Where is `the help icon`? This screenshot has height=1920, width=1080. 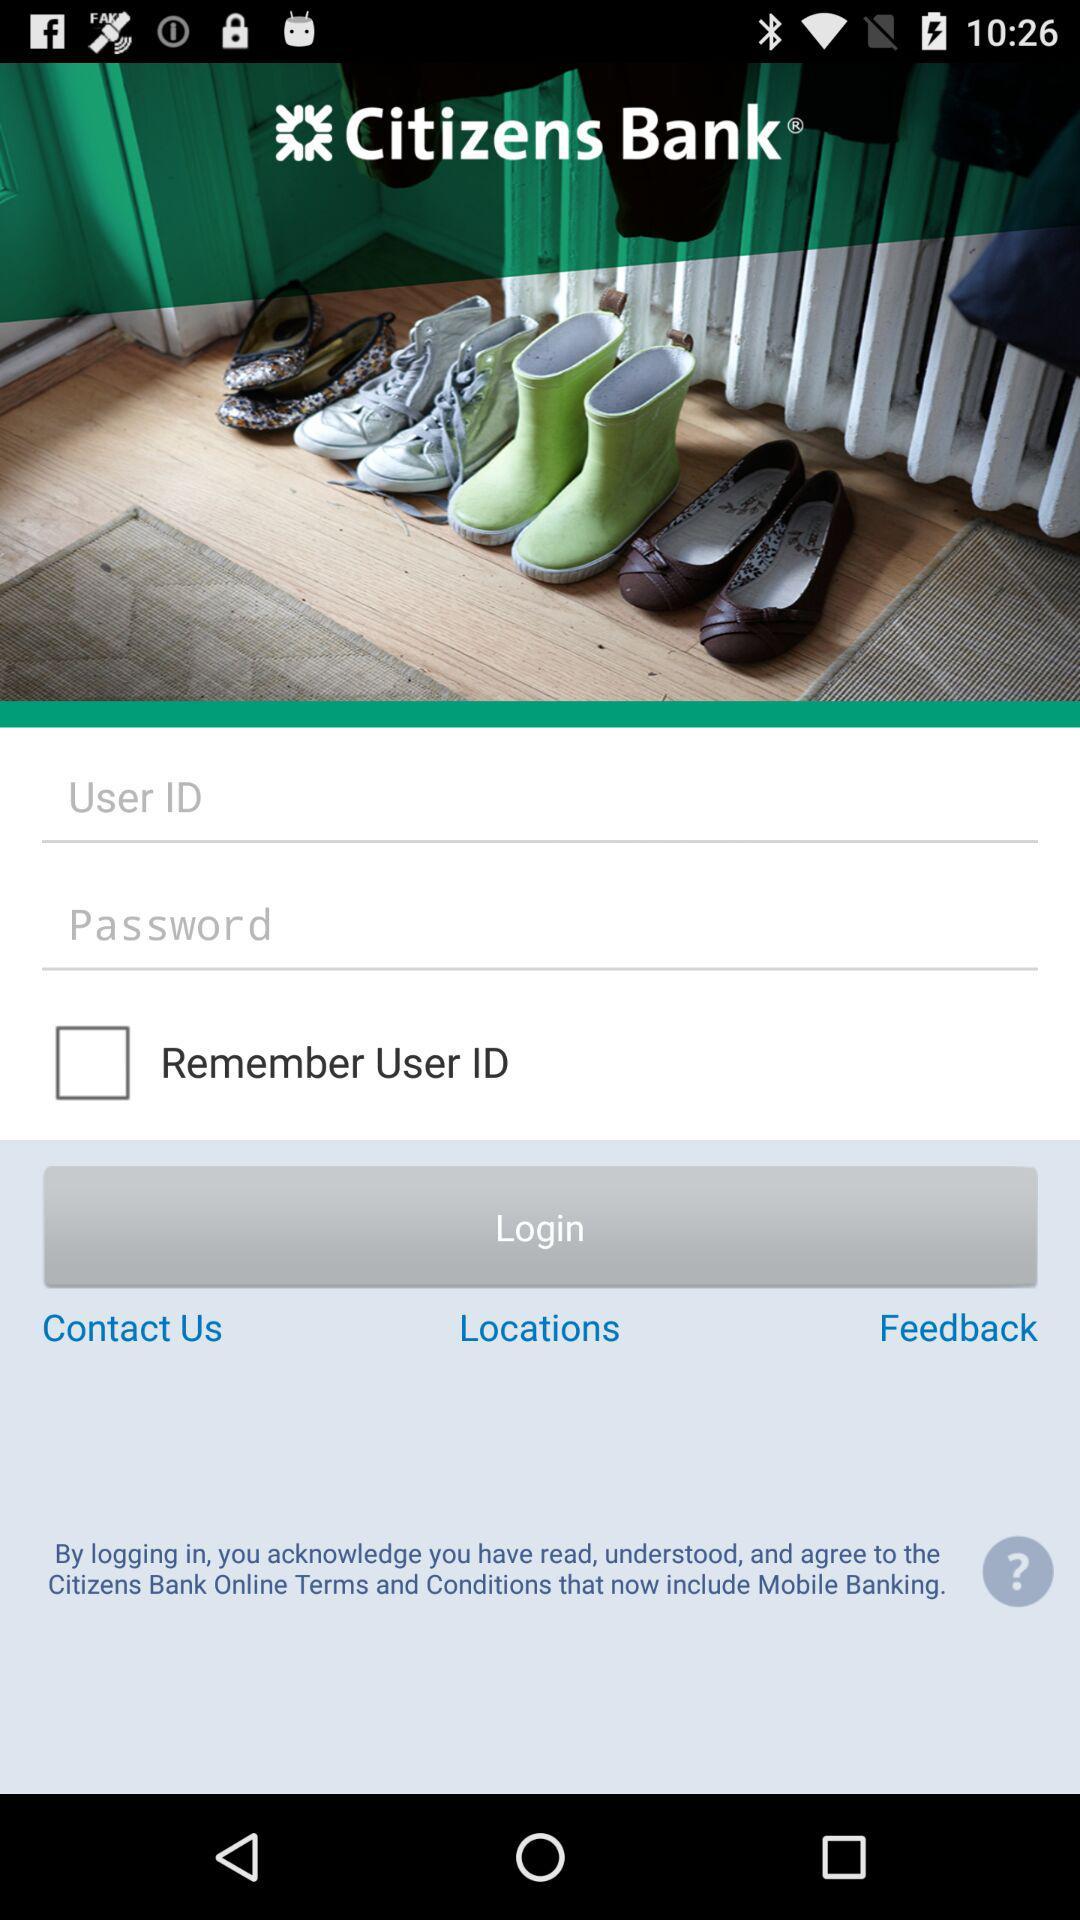 the help icon is located at coordinates (1017, 1680).